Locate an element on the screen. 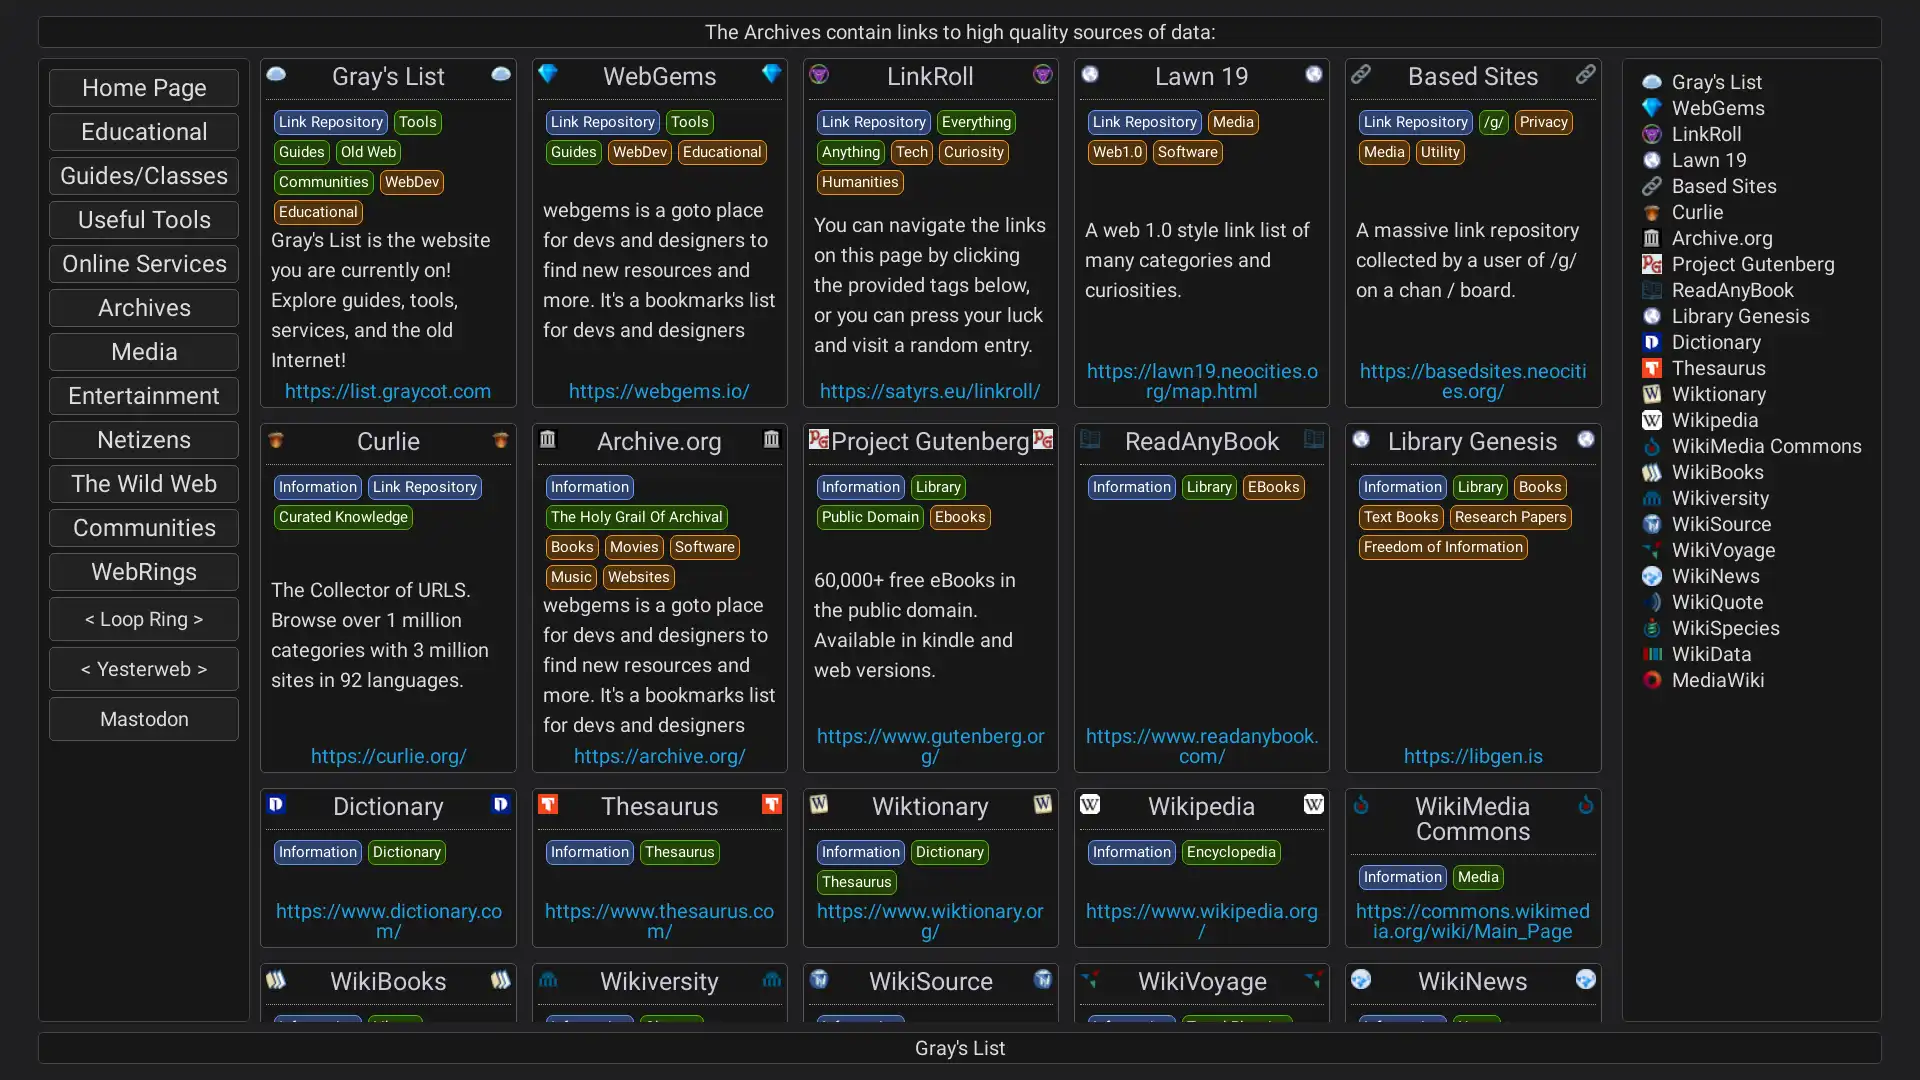 The image size is (1920, 1080). < Yesterweb > is located at coordinates (143, 668).